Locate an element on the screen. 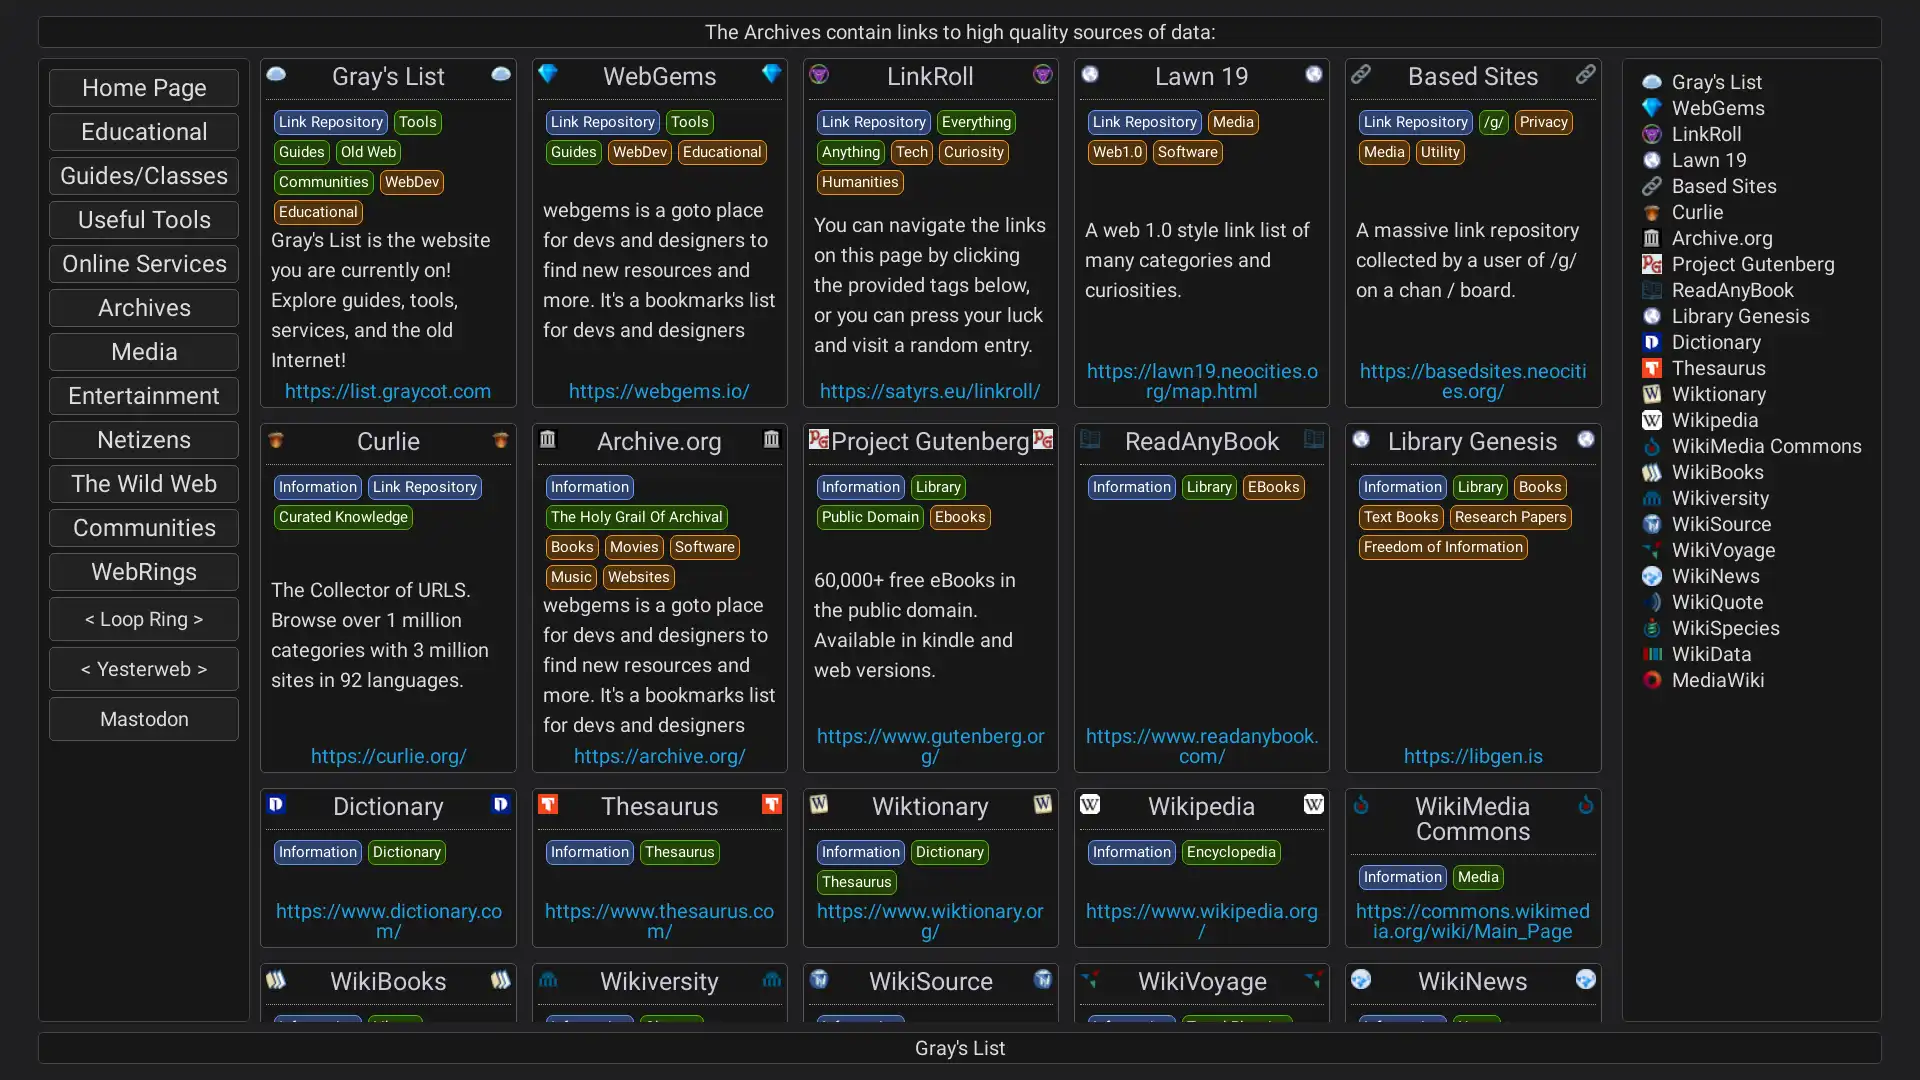 The image size is (1920, 1080). < Yesterweb > is located at coordinates (143, 668).